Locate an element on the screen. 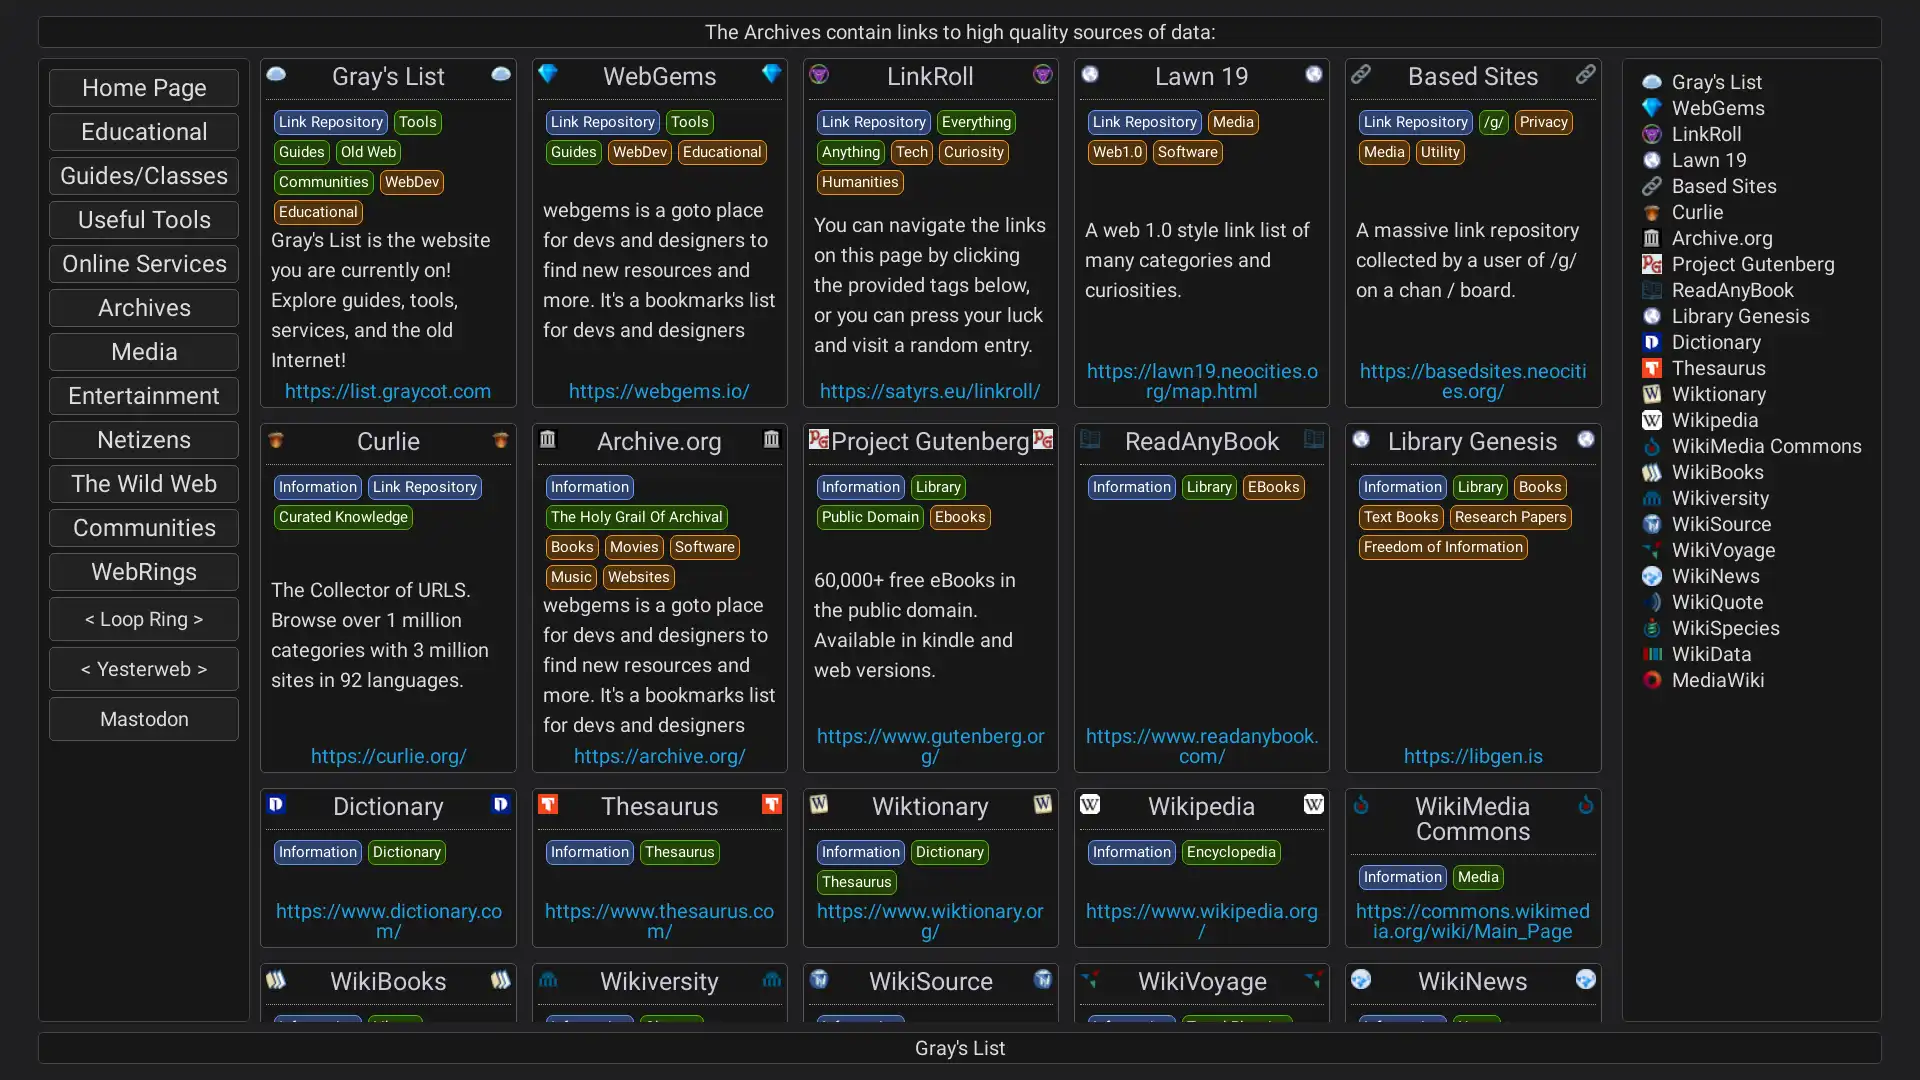 The image size is (1920, 1080). < Yesterweb > is located at coordinates (143, 668).